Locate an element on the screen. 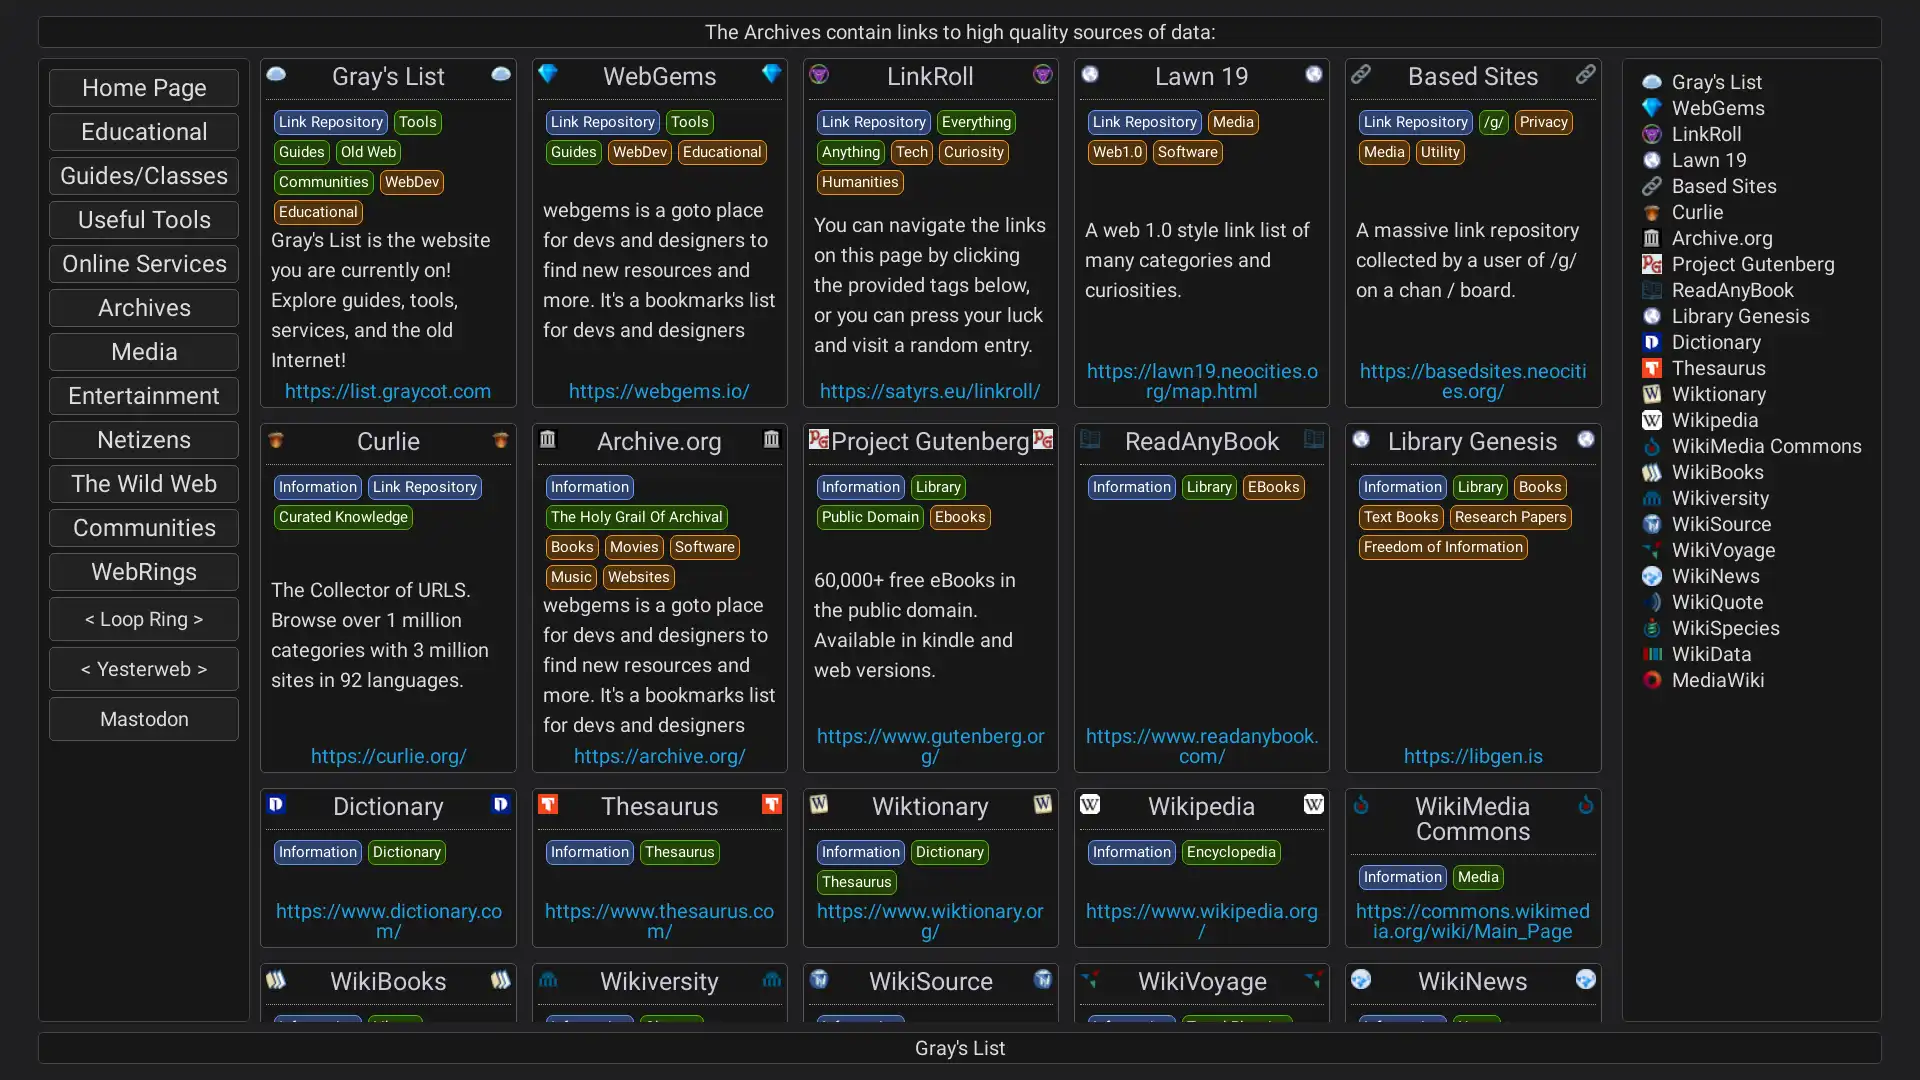 The image size is (1920, 1080). < Yesterweb > is located at coordinates (143, 668).